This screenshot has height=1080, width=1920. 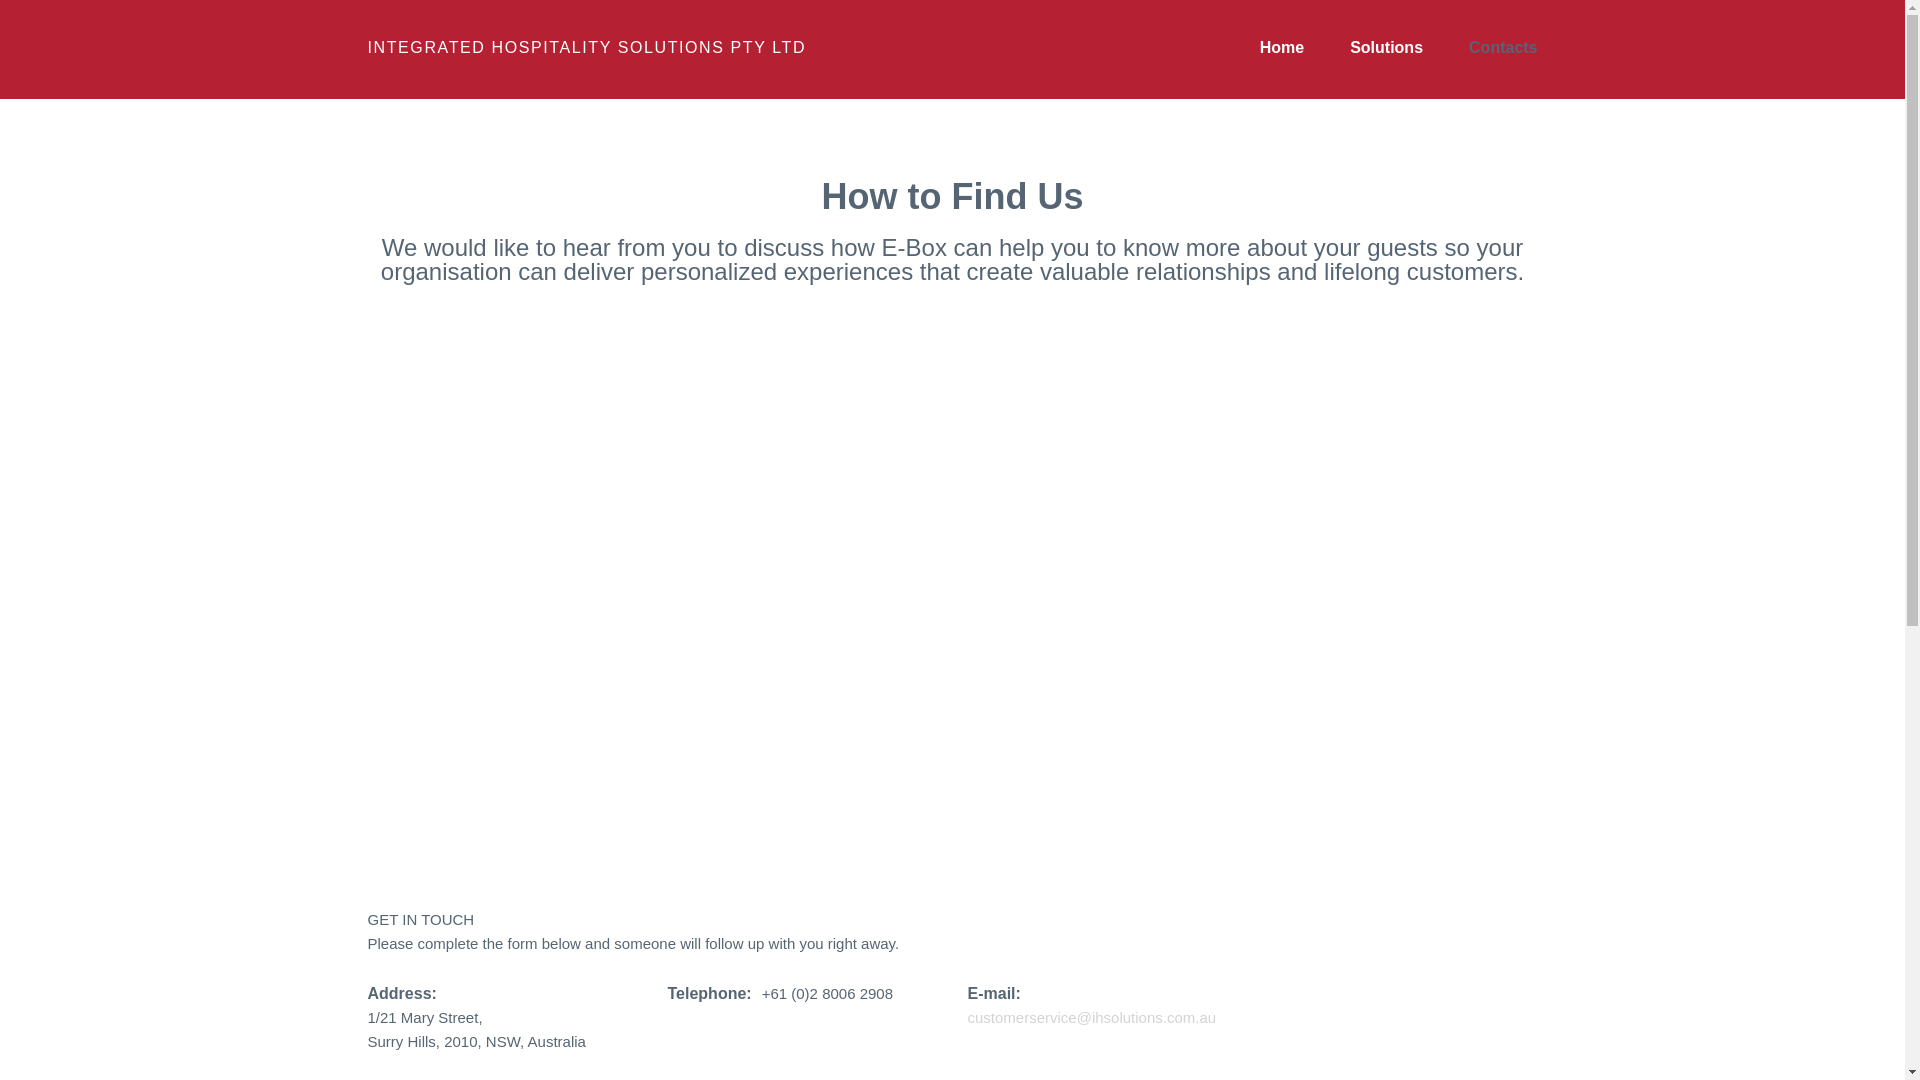 I want to click on 'Solutions', so click(x=1385, y=46).